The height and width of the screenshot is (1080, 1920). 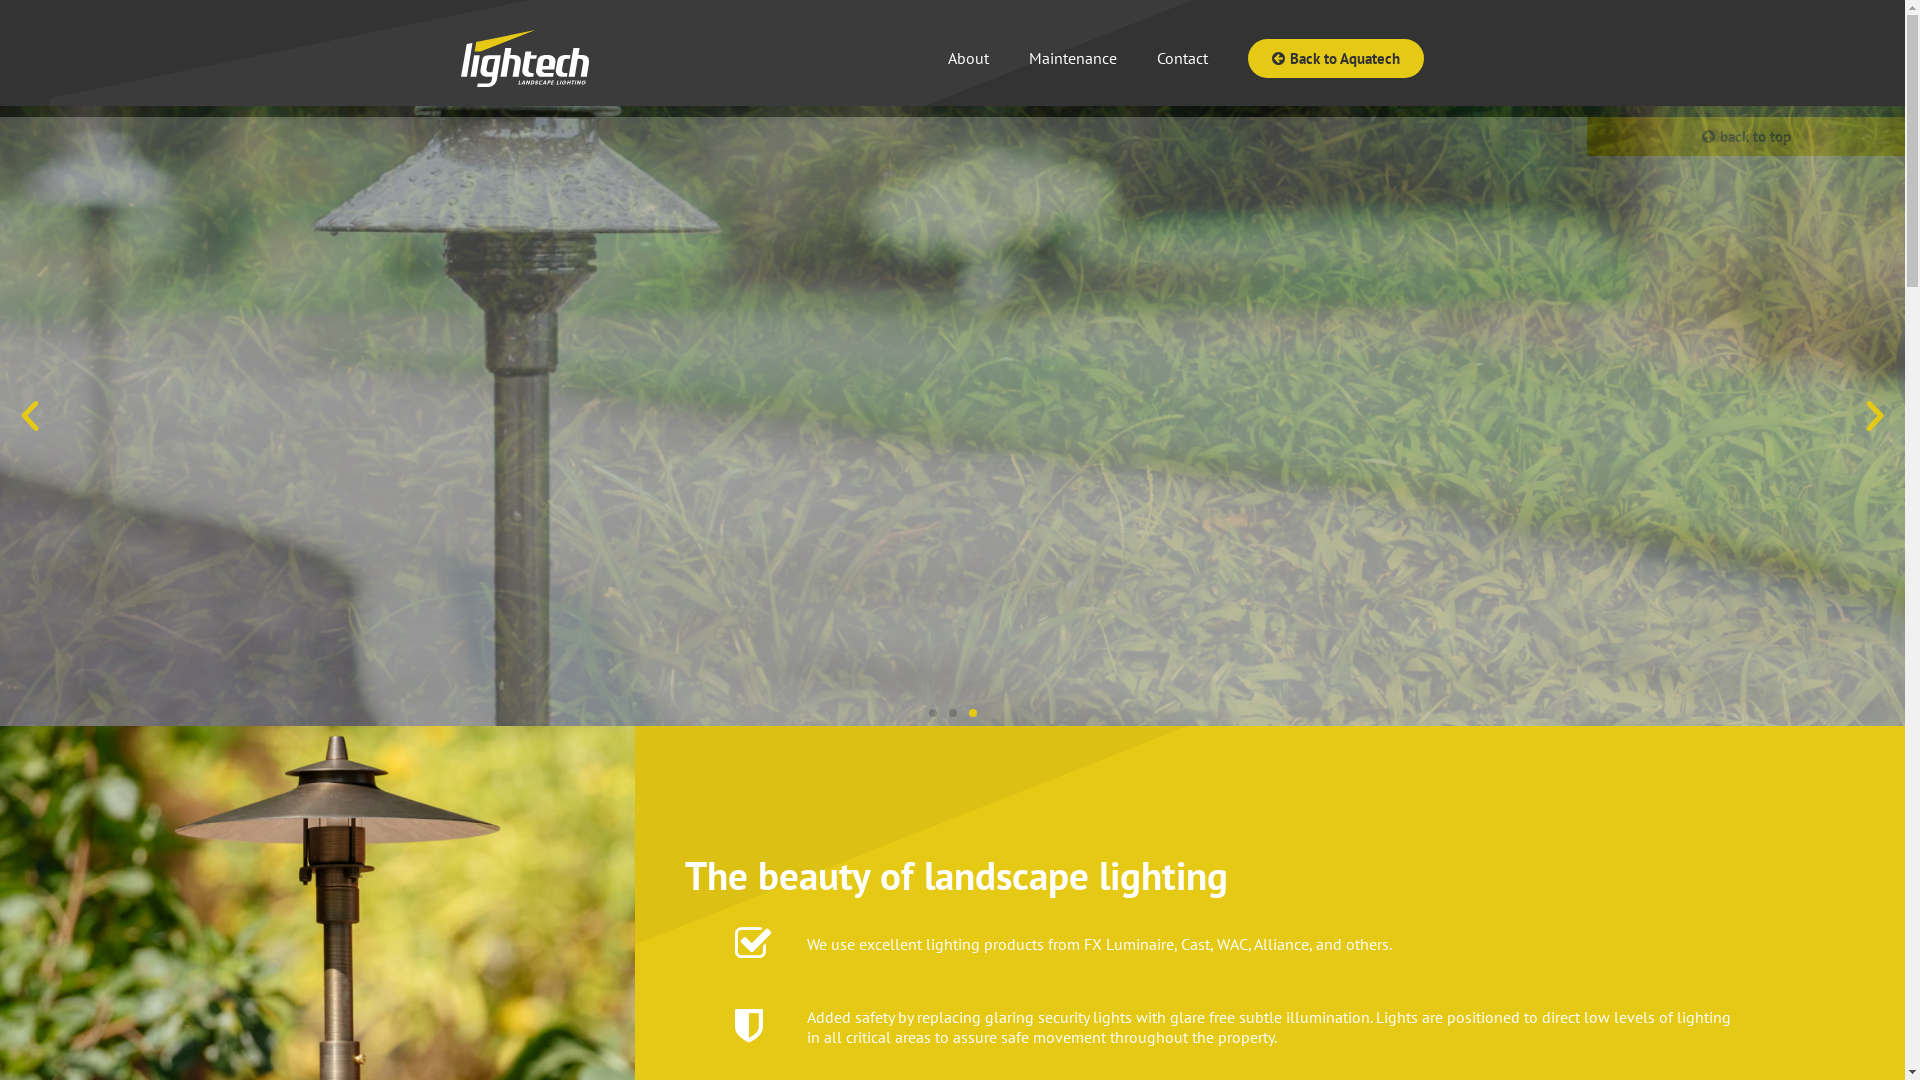 What do you see at coordinates (1745, 135) in the screenshot?
I see `'back to top'` at bounding box center [1745, 135].